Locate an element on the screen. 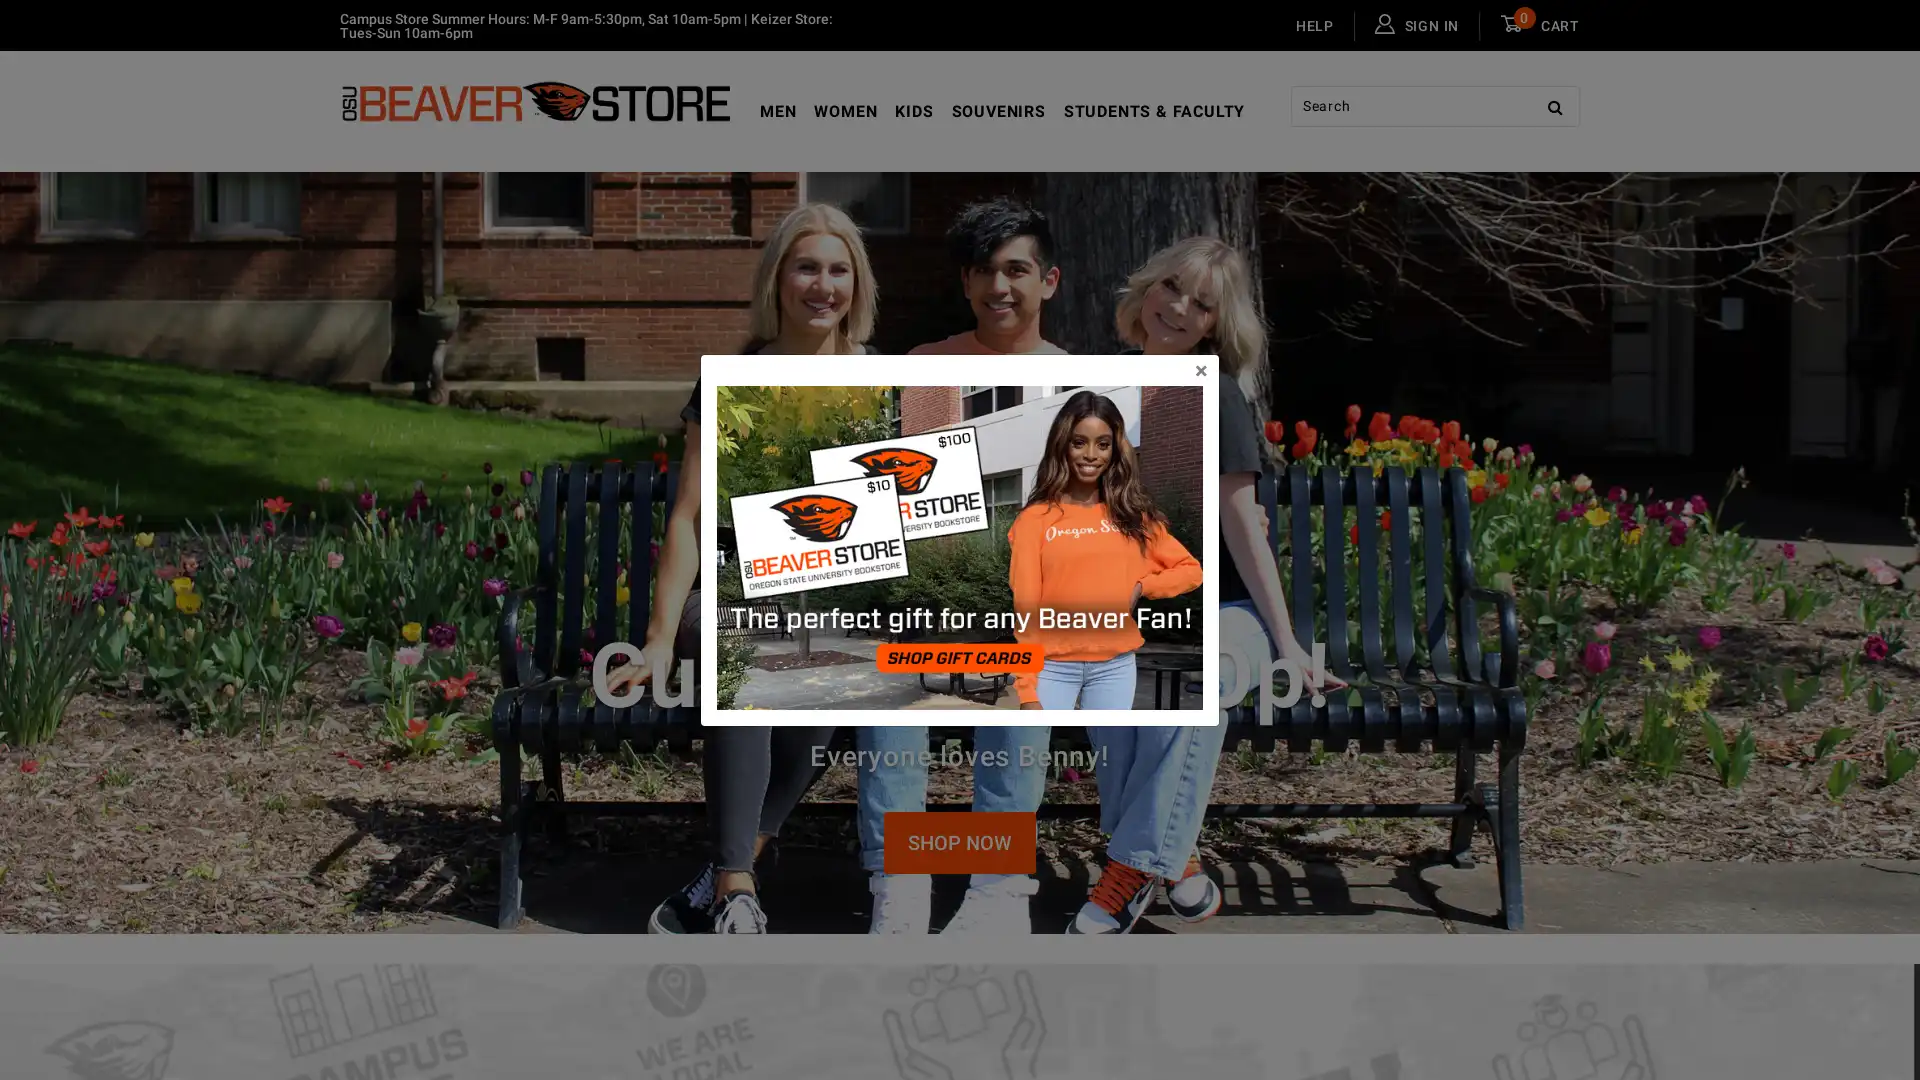  Close is located at coordinates (1200, 370).